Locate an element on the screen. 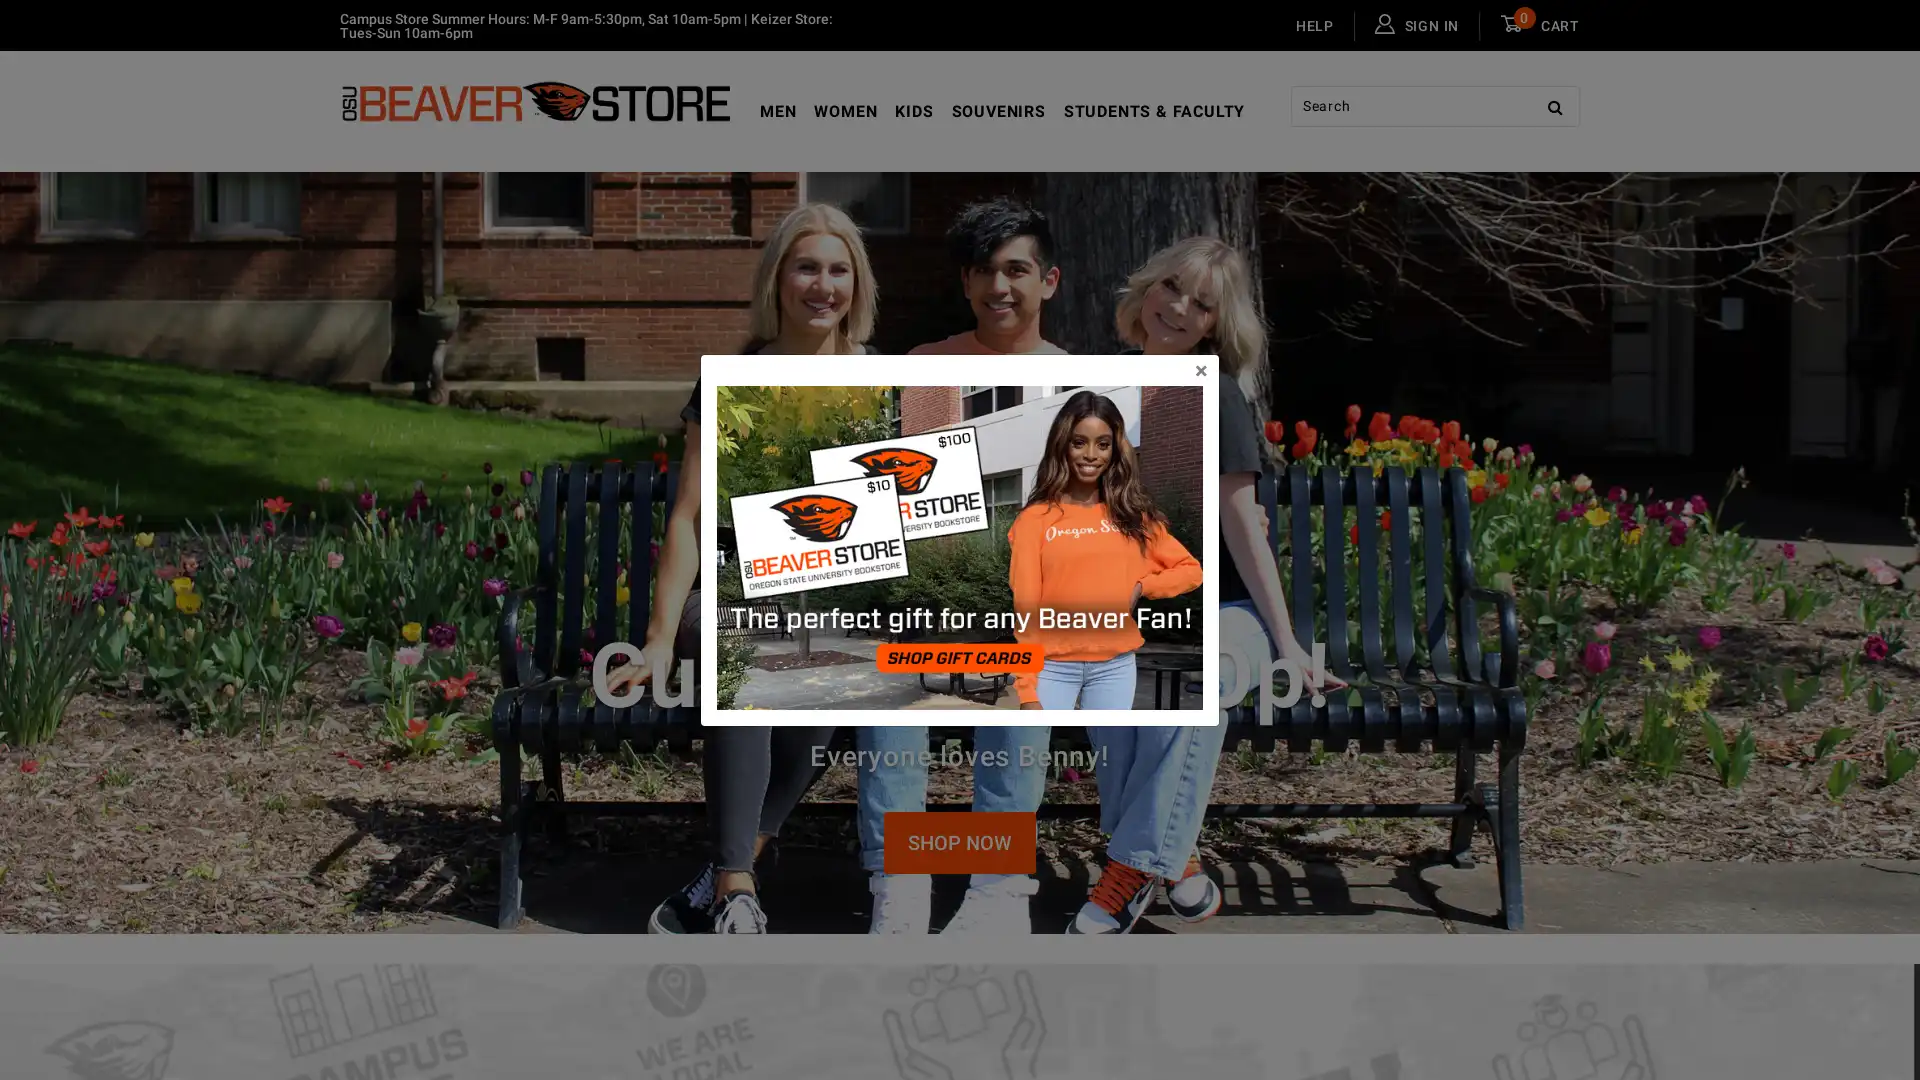  Close is located at coordinates (1200, 370).